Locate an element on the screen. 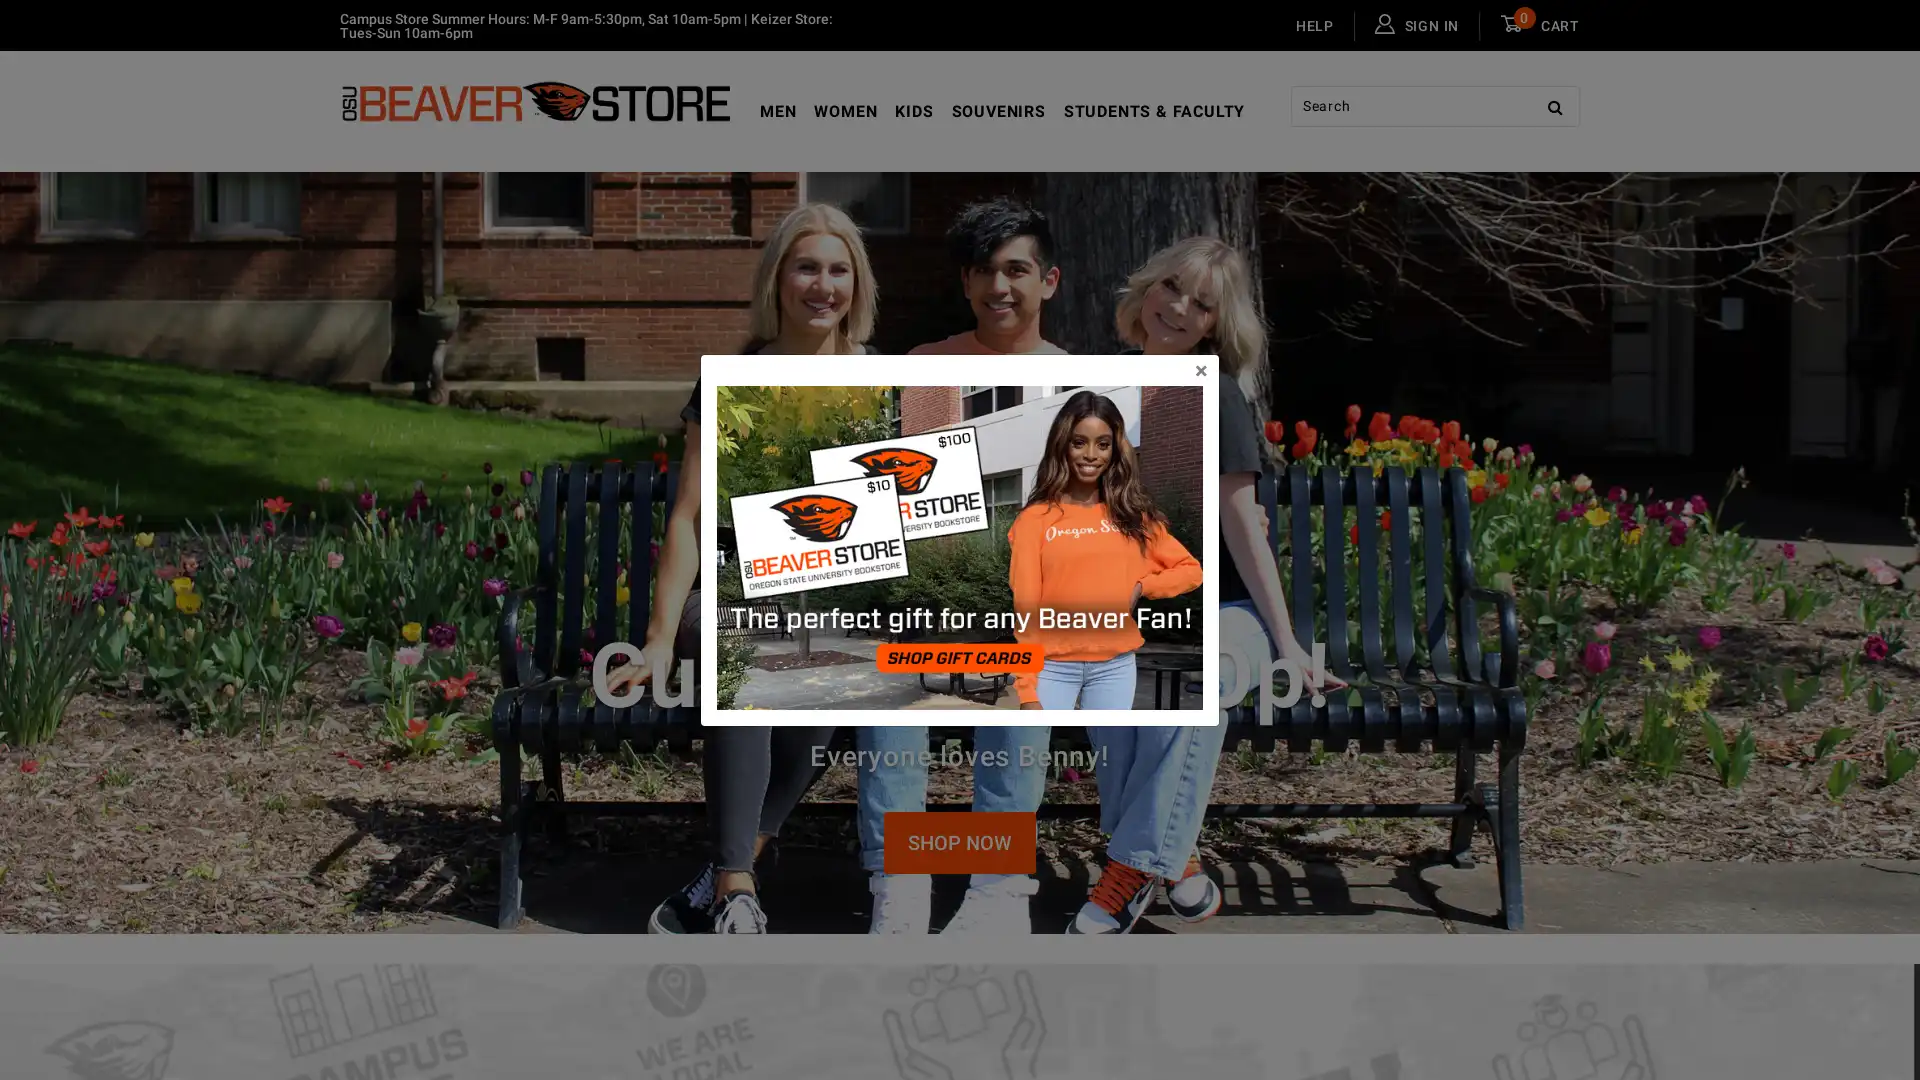  Close is located at coordinates (1200, 370).